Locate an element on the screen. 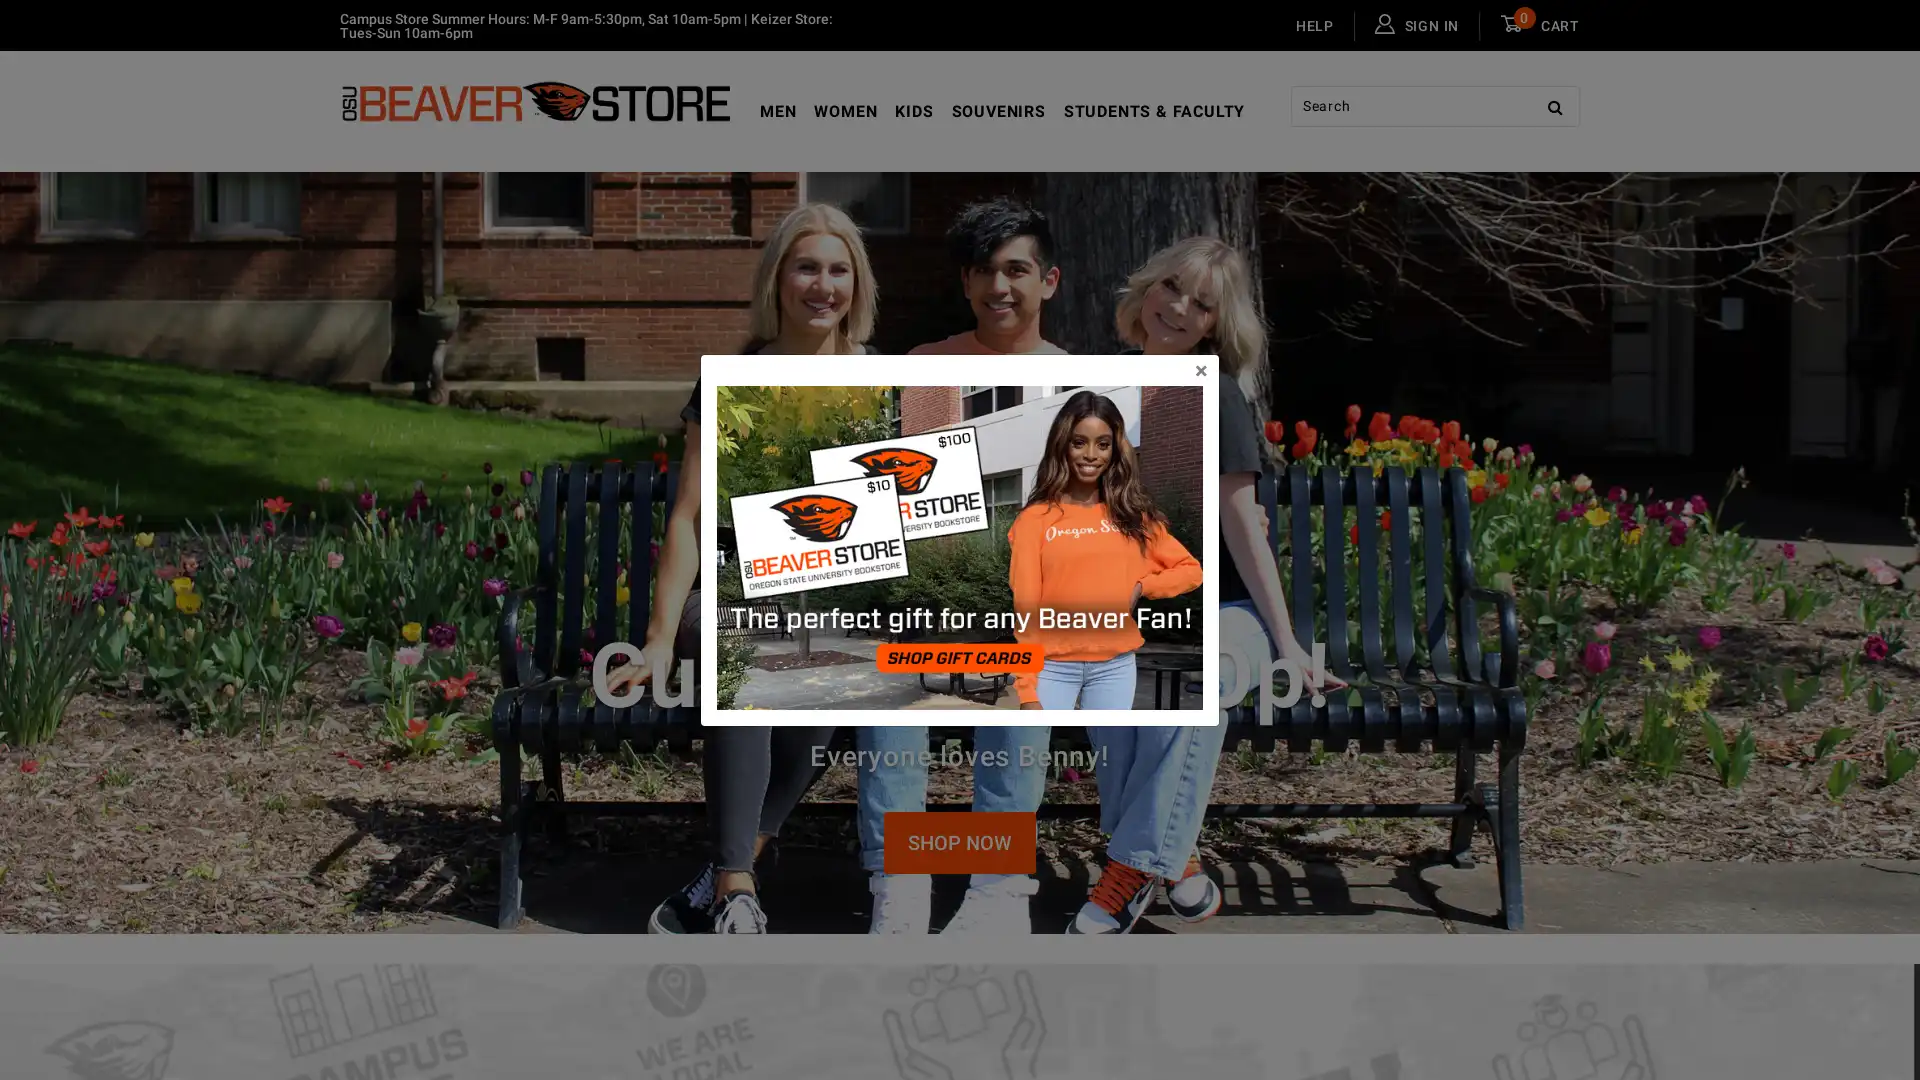  Close is located at coordinates (1200, 370).